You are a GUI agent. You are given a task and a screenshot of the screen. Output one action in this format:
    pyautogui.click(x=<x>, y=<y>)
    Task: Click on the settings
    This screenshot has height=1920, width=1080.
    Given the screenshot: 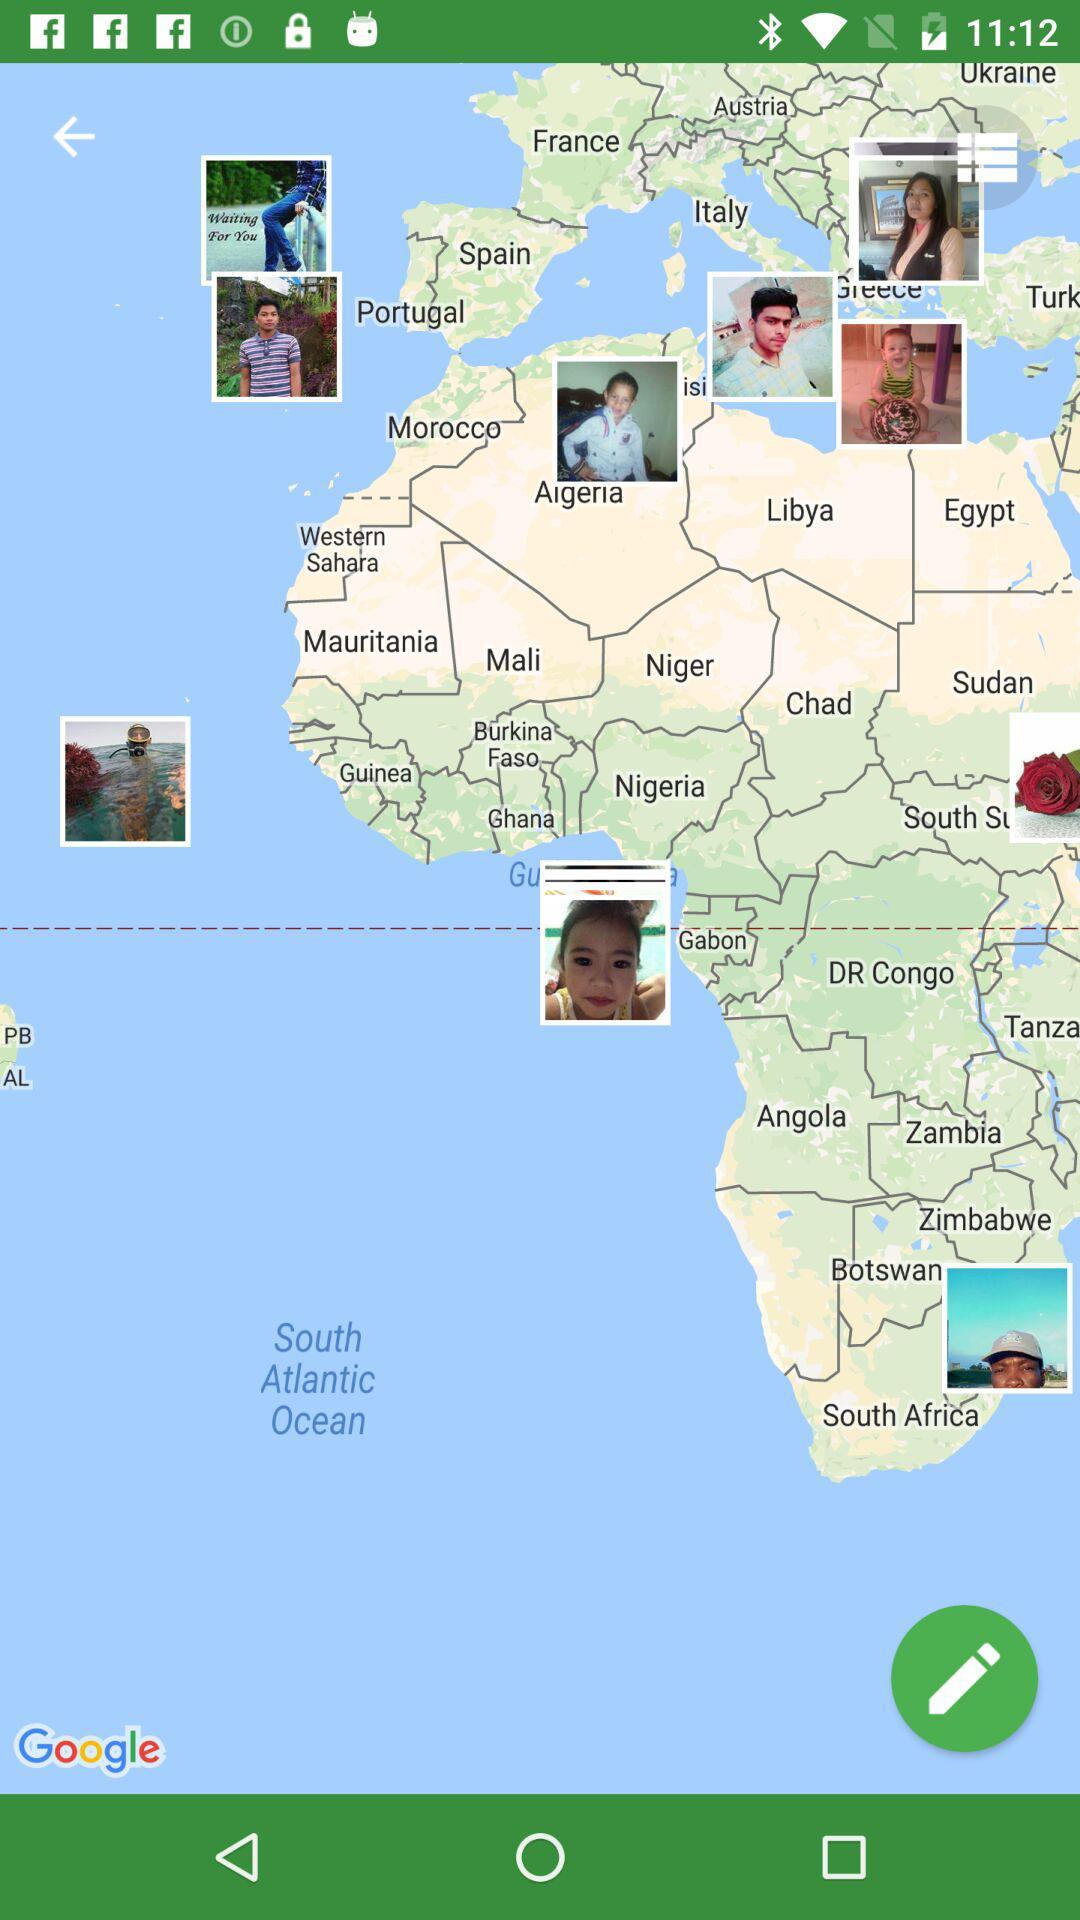 What is the action you would take?
    pyautogui.click(x=984, y=156)
    